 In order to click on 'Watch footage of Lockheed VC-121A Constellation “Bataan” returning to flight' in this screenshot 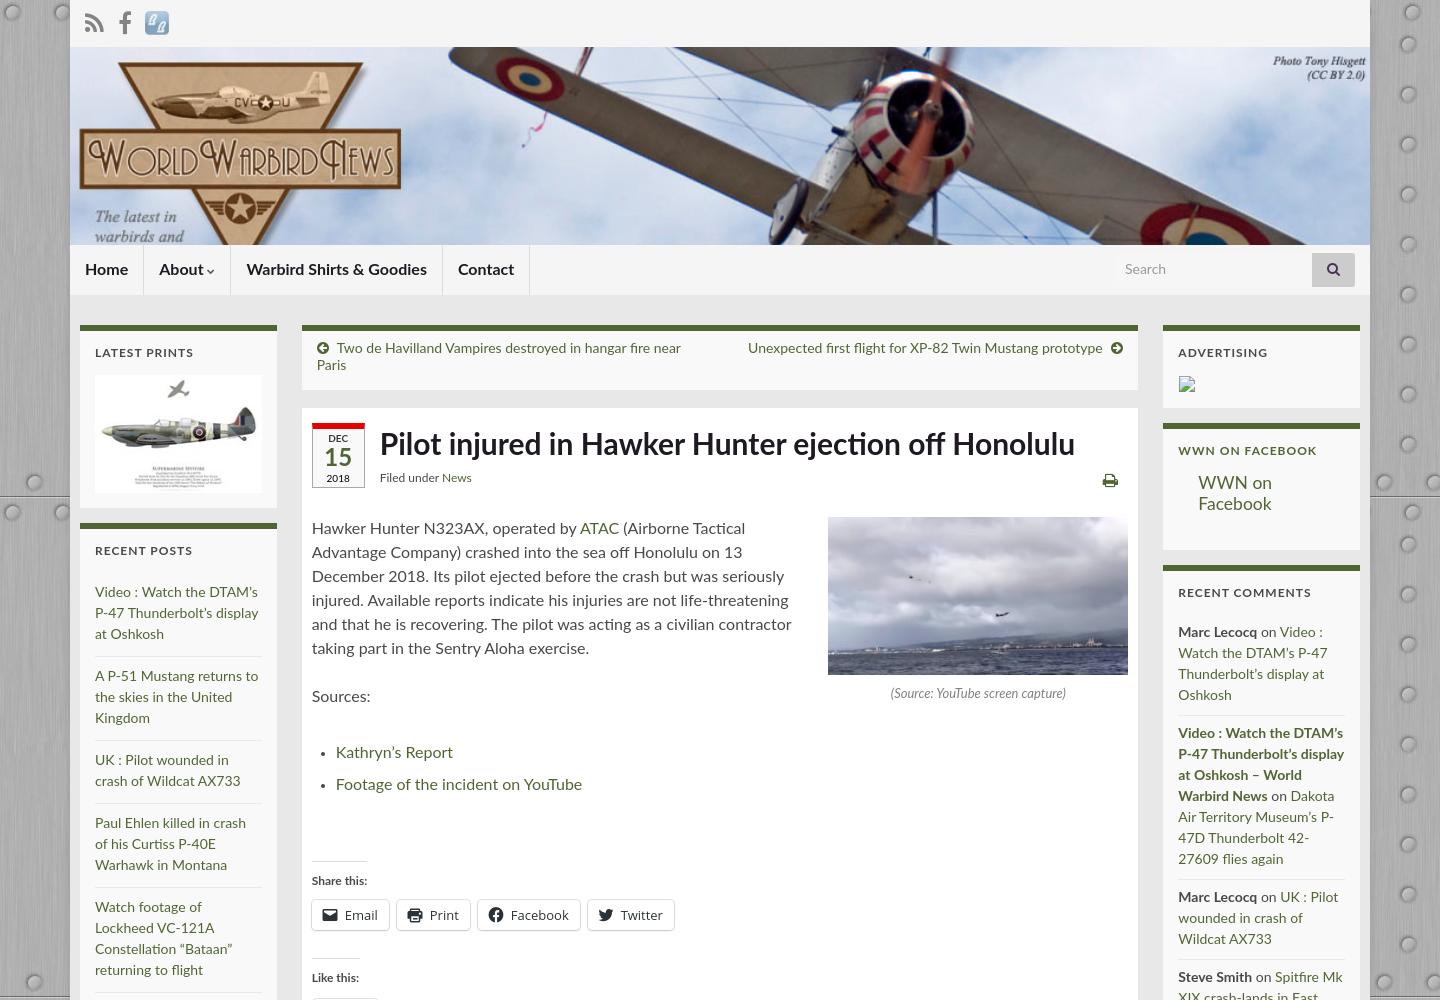, I will do `click(162, 938)`.